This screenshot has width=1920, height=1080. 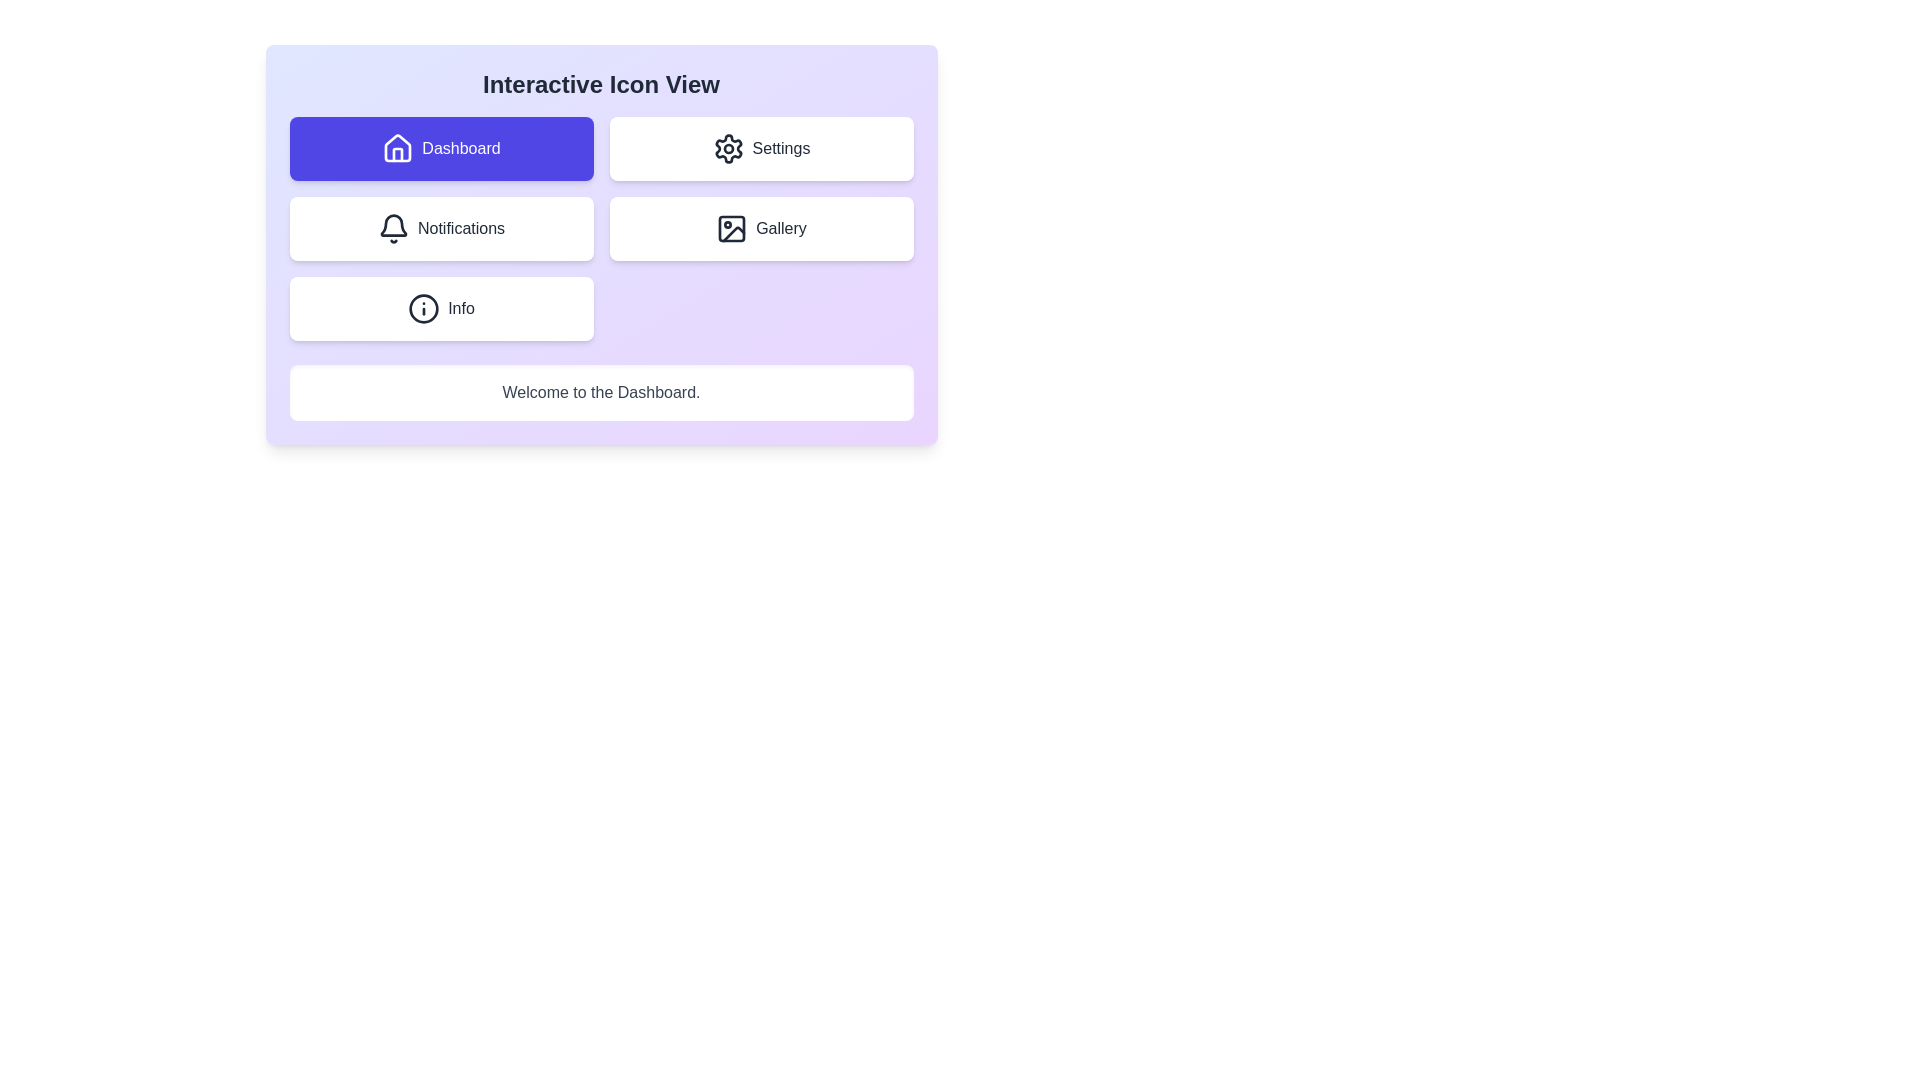 I want to click on the 'Gallery' button, which is a rectangular button with a white background and rounded corners, located in the bottom right quadrant of a 2x3 grid, so click(x=760, y=227).